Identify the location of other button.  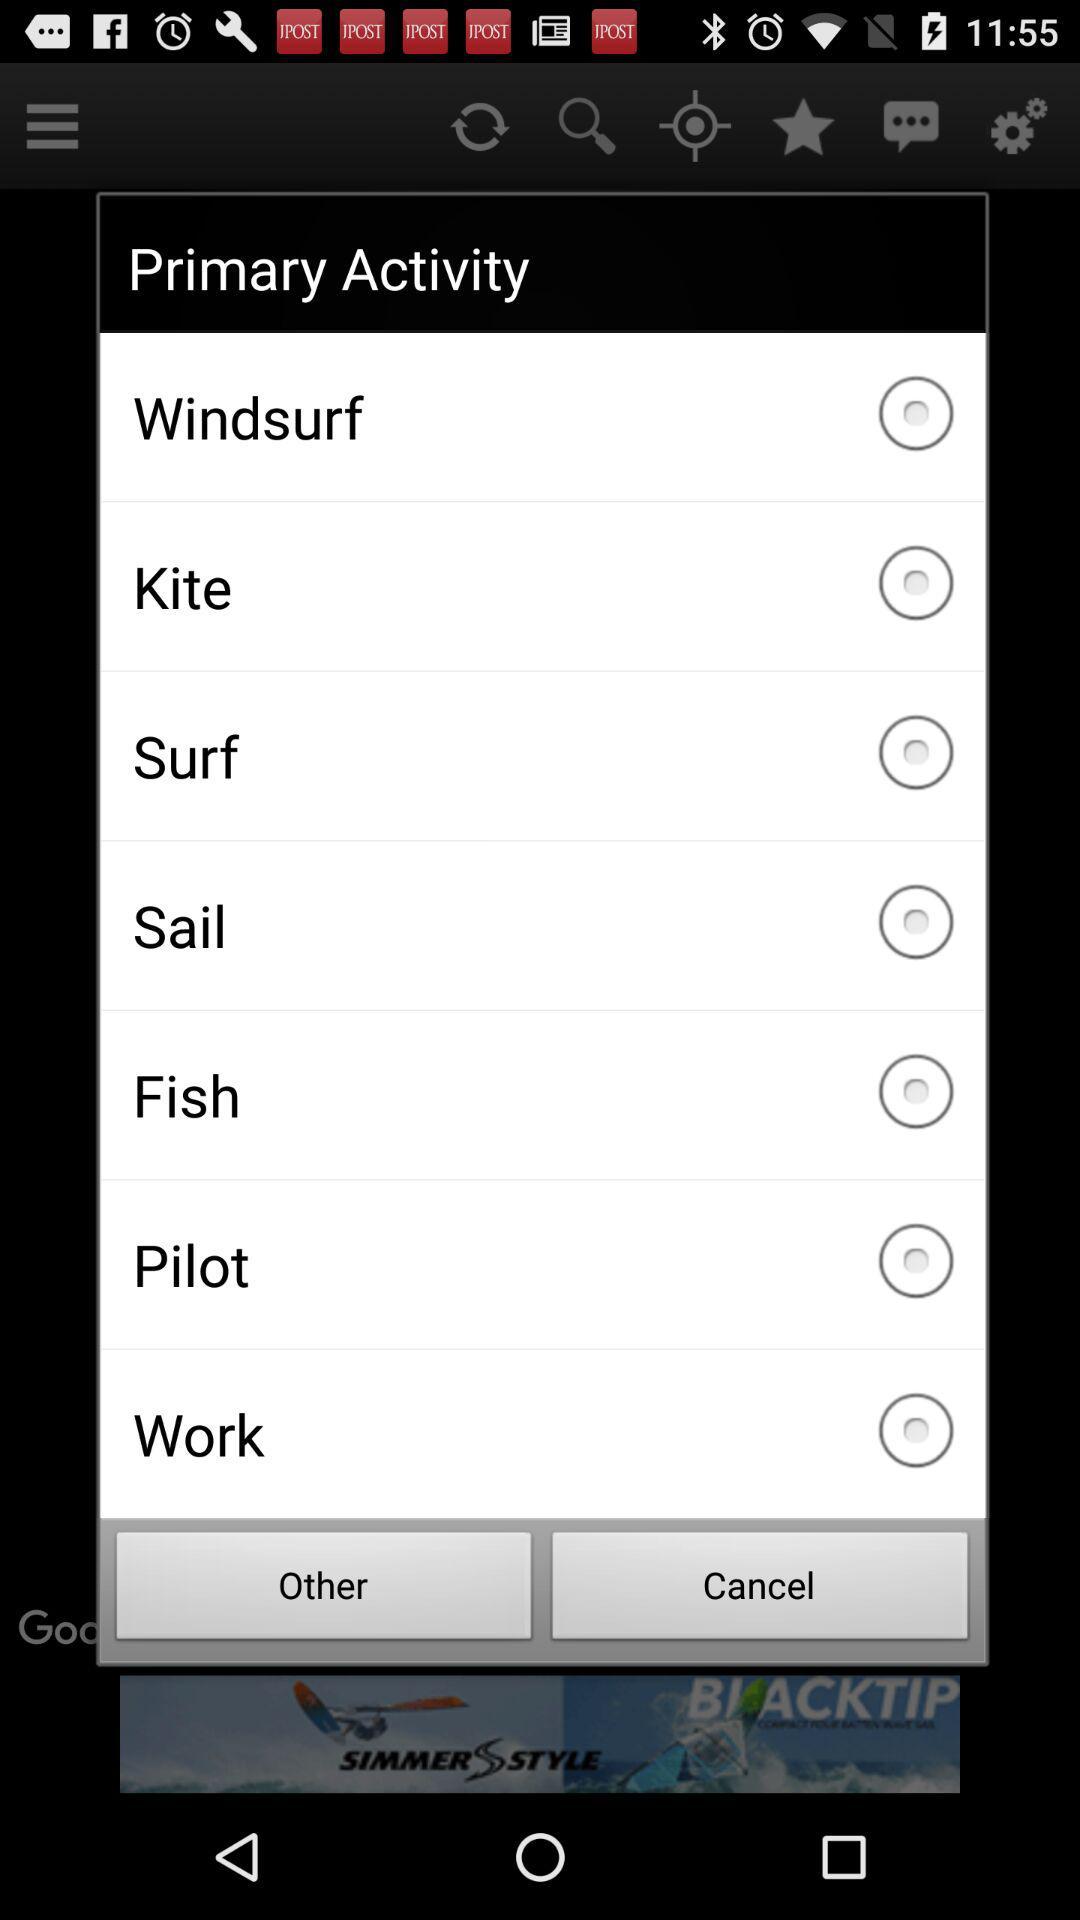
(323, 1590).